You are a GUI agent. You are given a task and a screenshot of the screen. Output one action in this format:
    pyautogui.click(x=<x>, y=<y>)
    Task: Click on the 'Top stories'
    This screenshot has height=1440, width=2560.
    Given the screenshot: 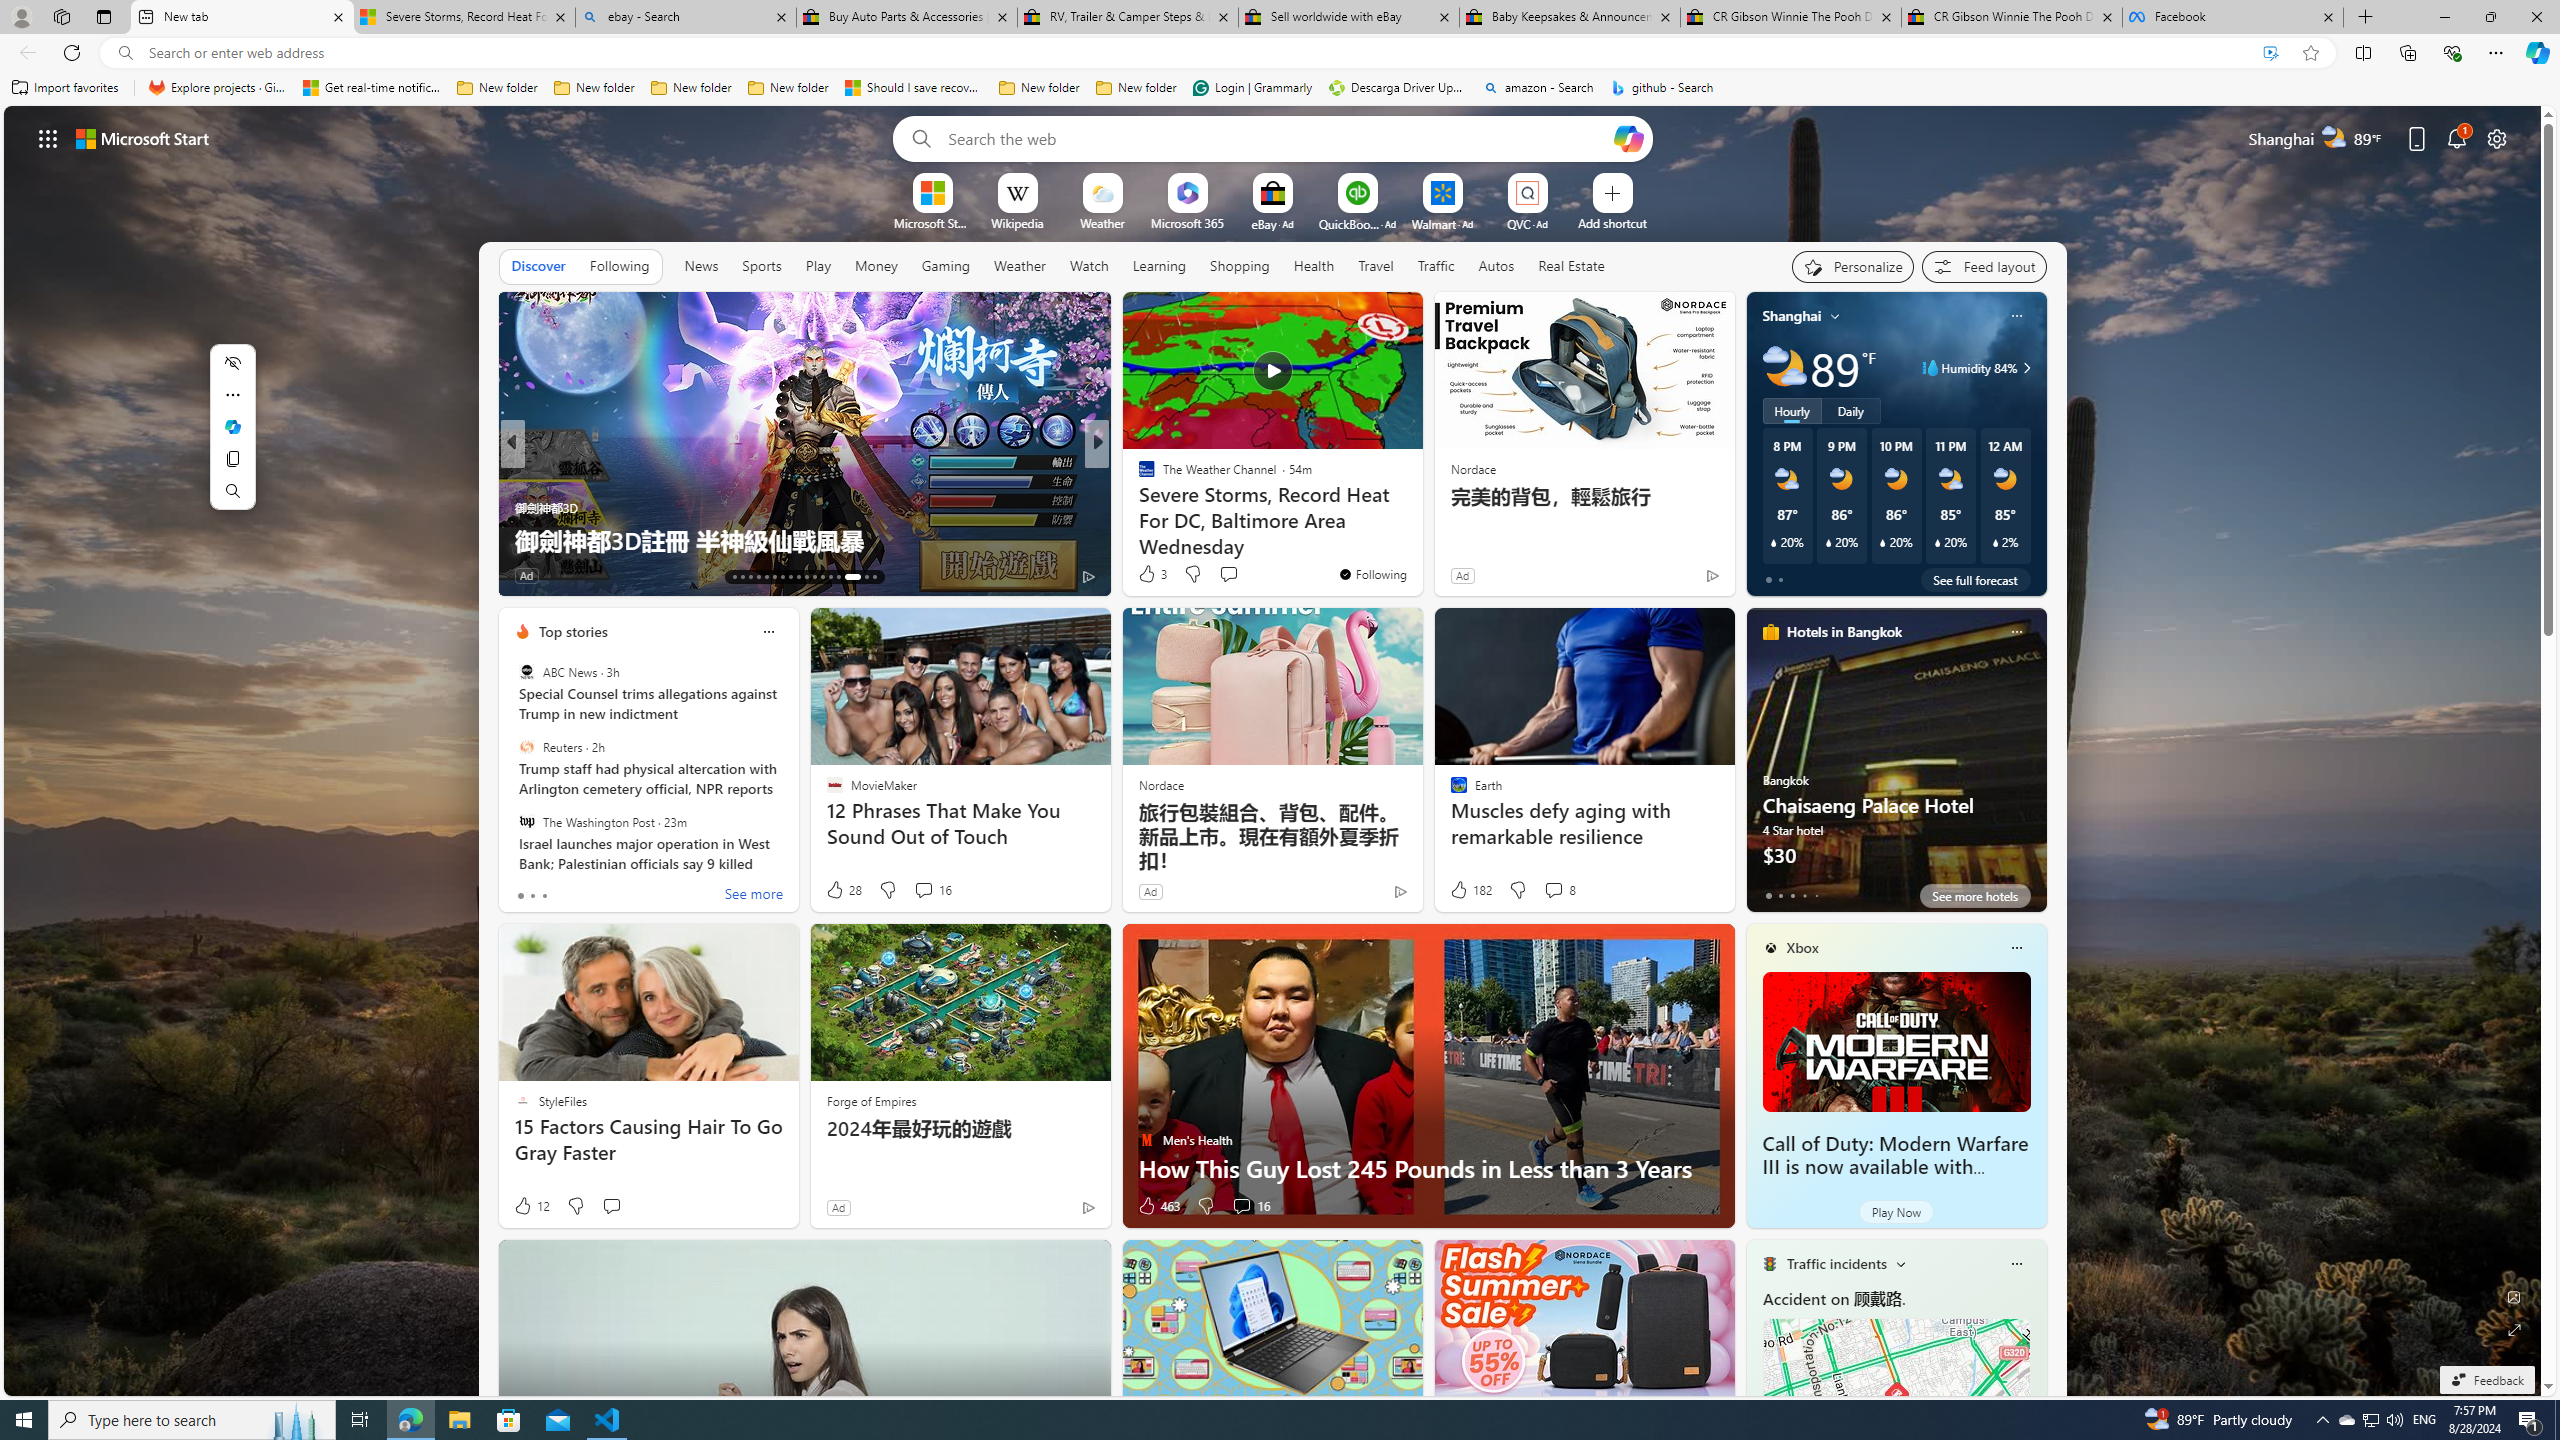 What is the action you would take?
    pyautogui.click(x=572, y=631)
    